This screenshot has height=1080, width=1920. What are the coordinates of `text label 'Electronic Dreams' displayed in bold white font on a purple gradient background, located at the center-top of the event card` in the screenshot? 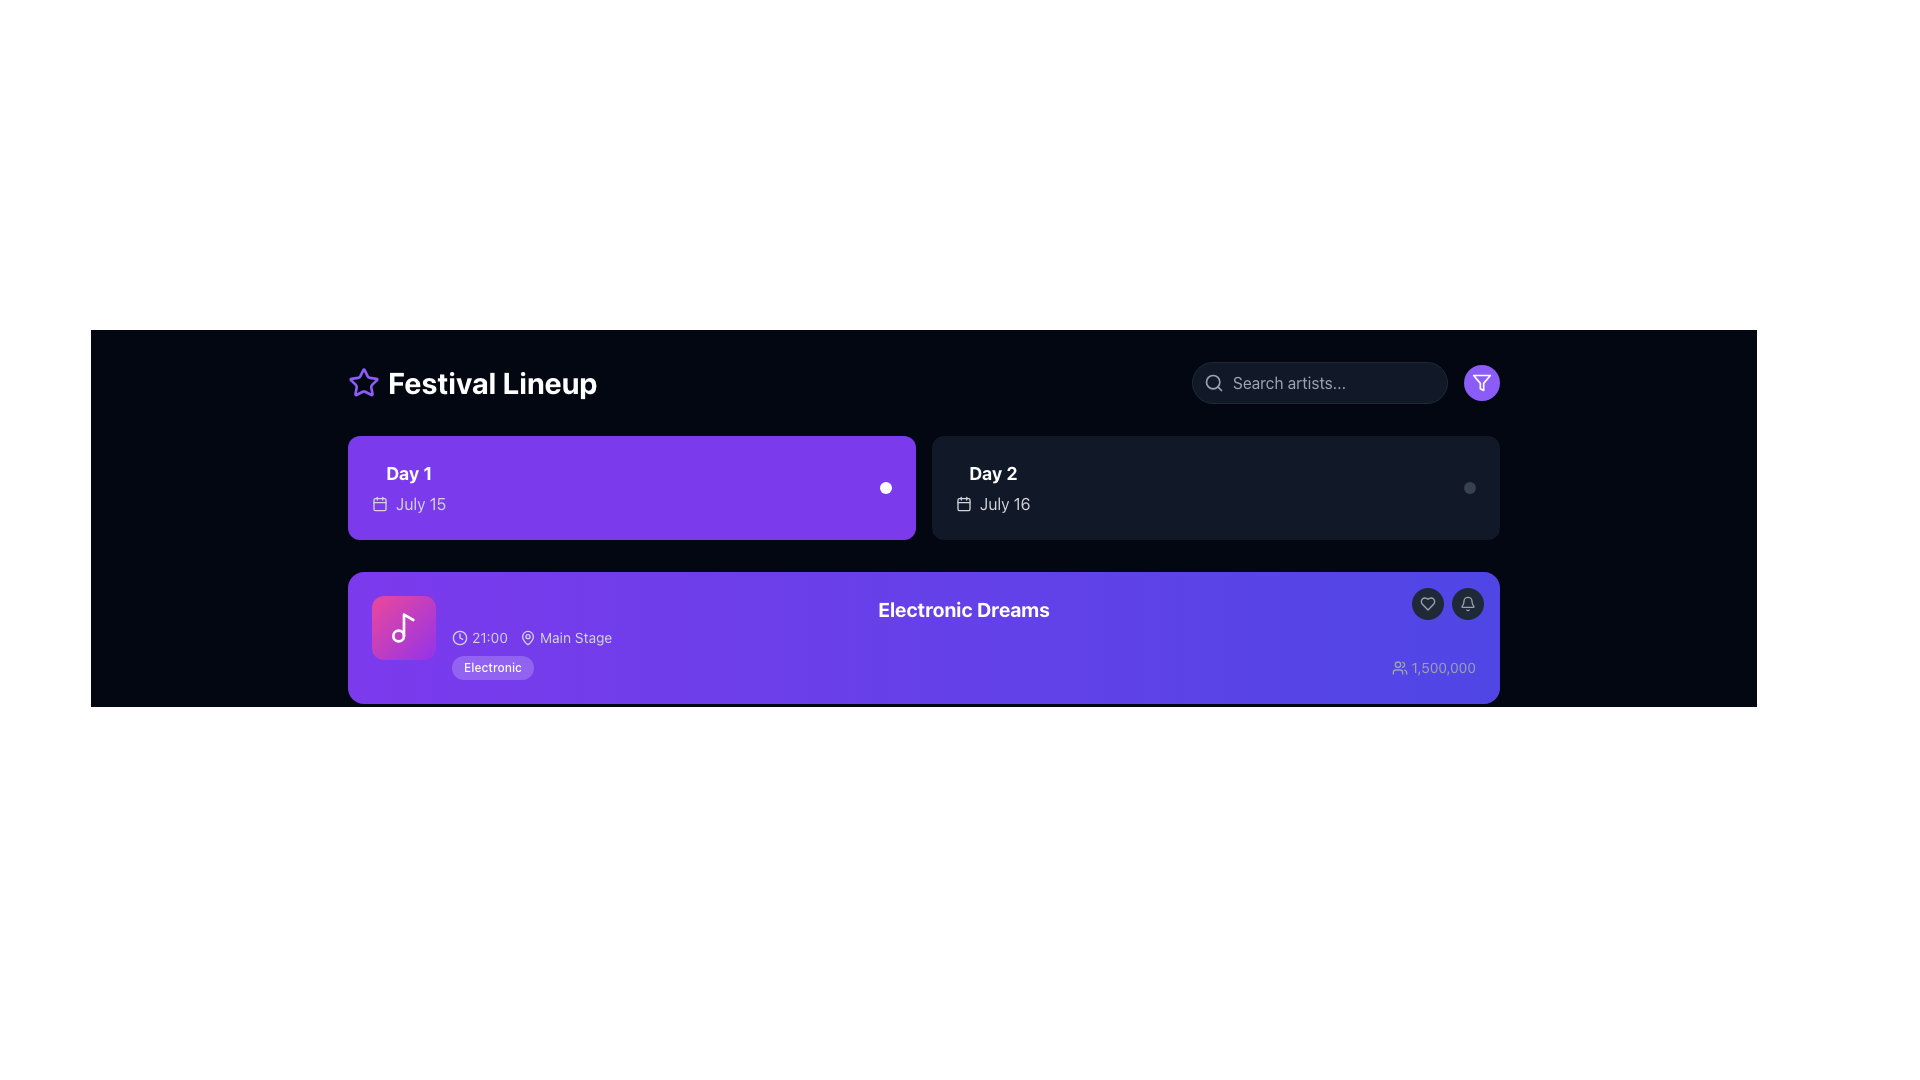 It's located at (964, 608).